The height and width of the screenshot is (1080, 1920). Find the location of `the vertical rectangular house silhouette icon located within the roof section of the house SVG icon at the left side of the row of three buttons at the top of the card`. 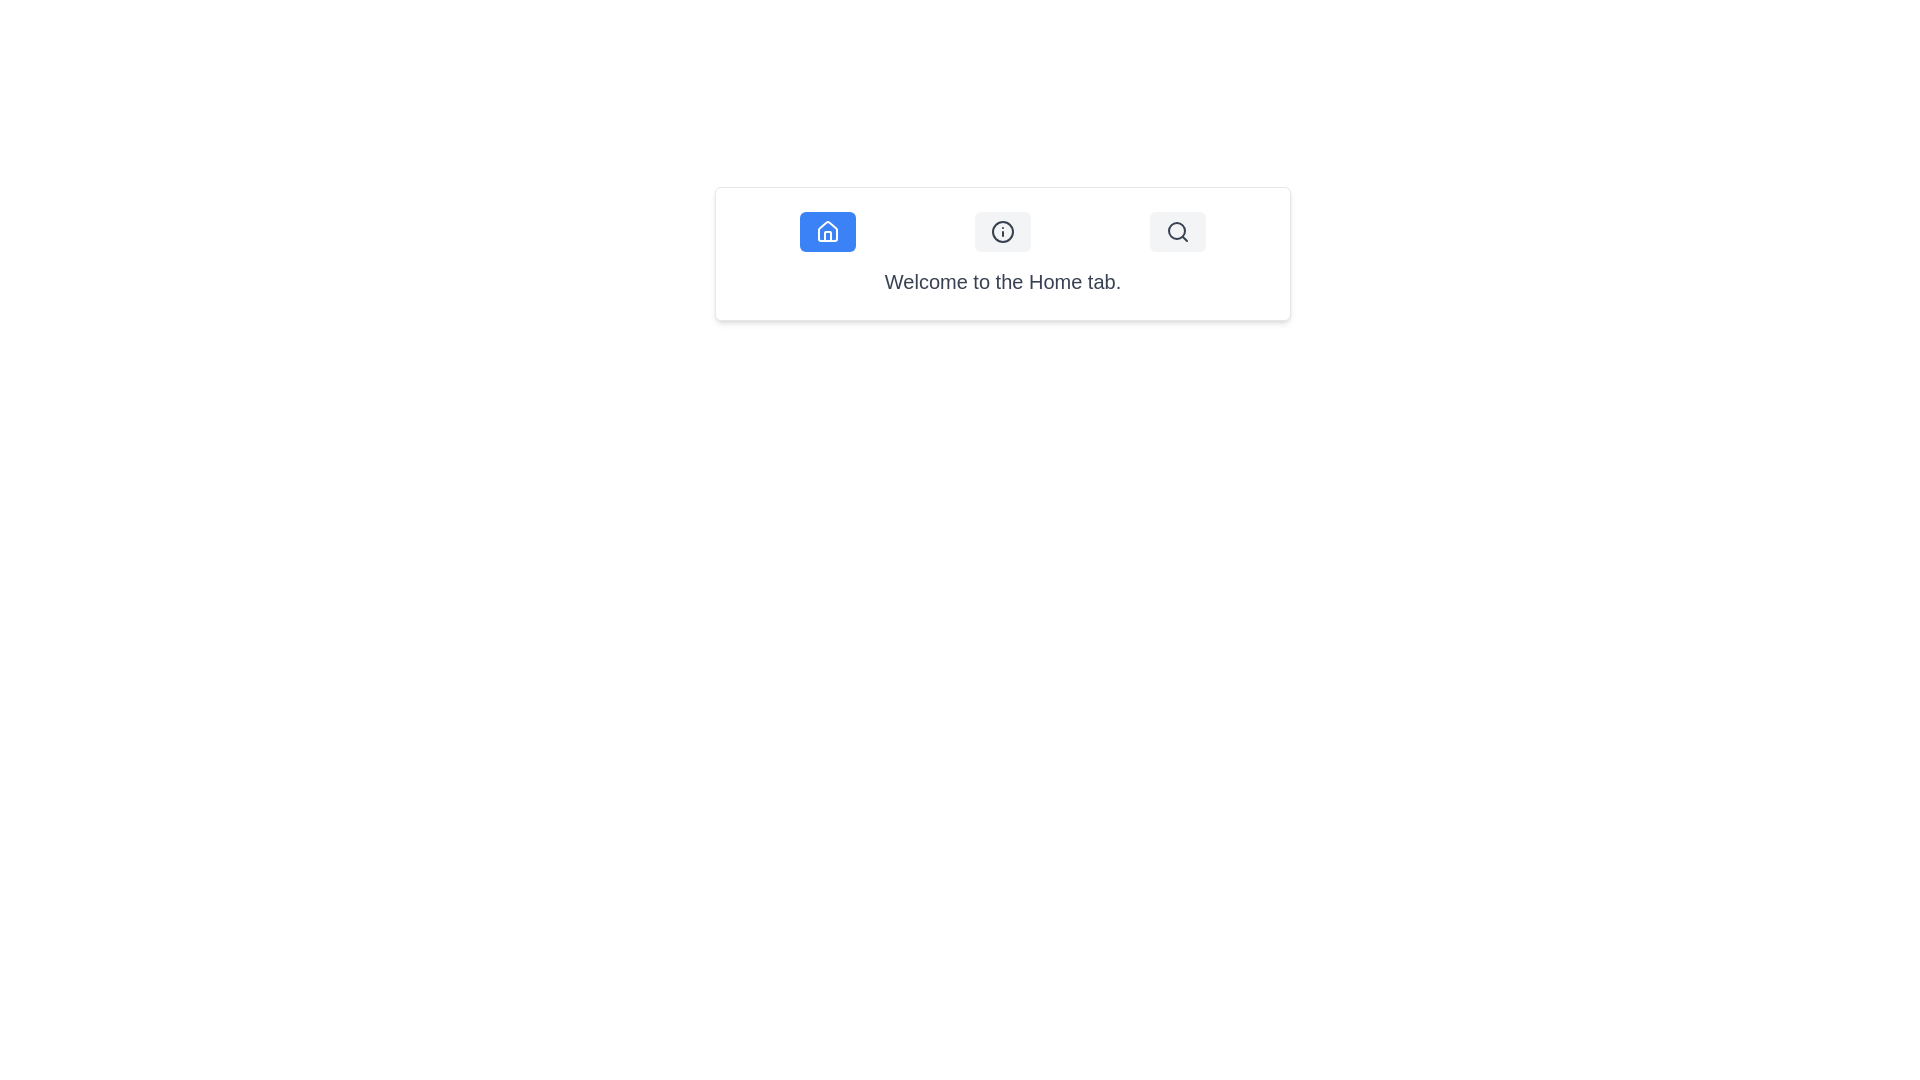

the vertical rectangular house silhouette icon located within the roof section of the house SVG icon at the left side of the row of three buttons at the top of the card is located at coordinates (827, 235).